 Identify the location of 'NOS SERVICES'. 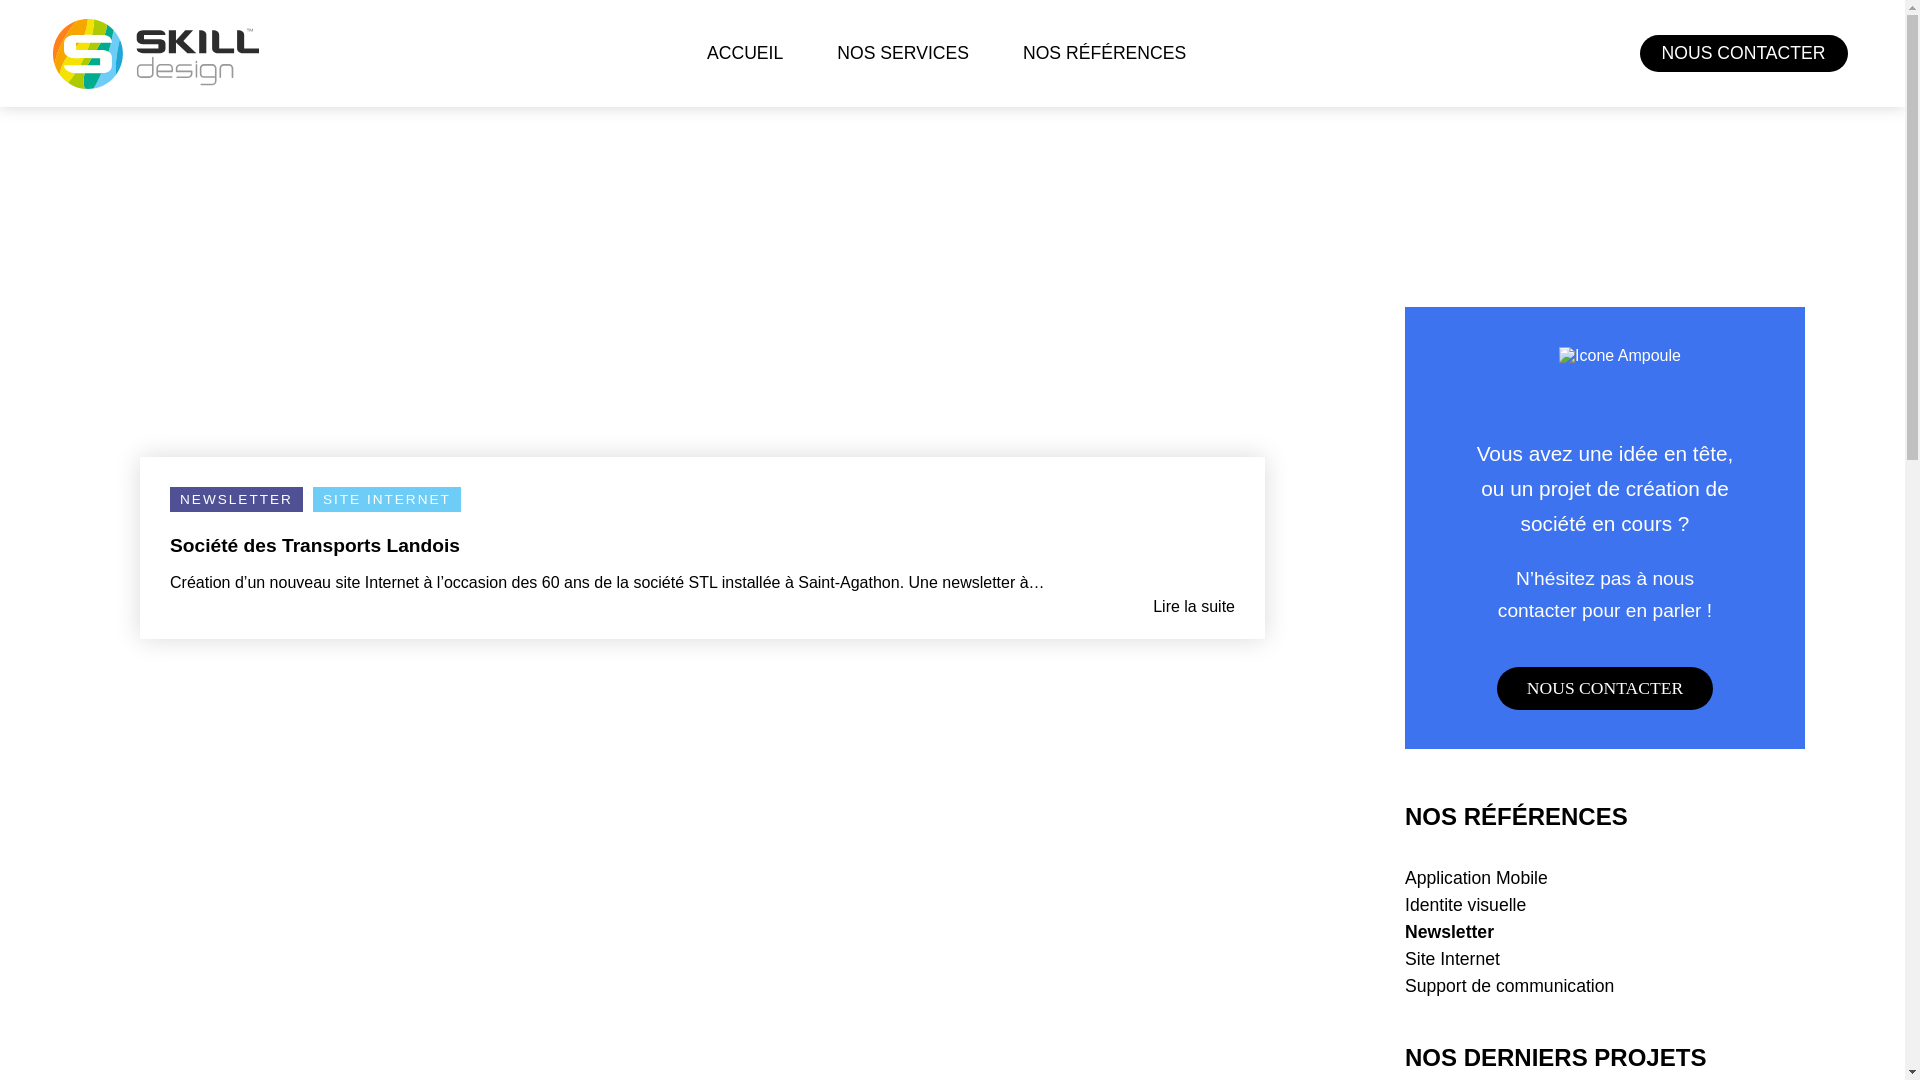
(901, 52).